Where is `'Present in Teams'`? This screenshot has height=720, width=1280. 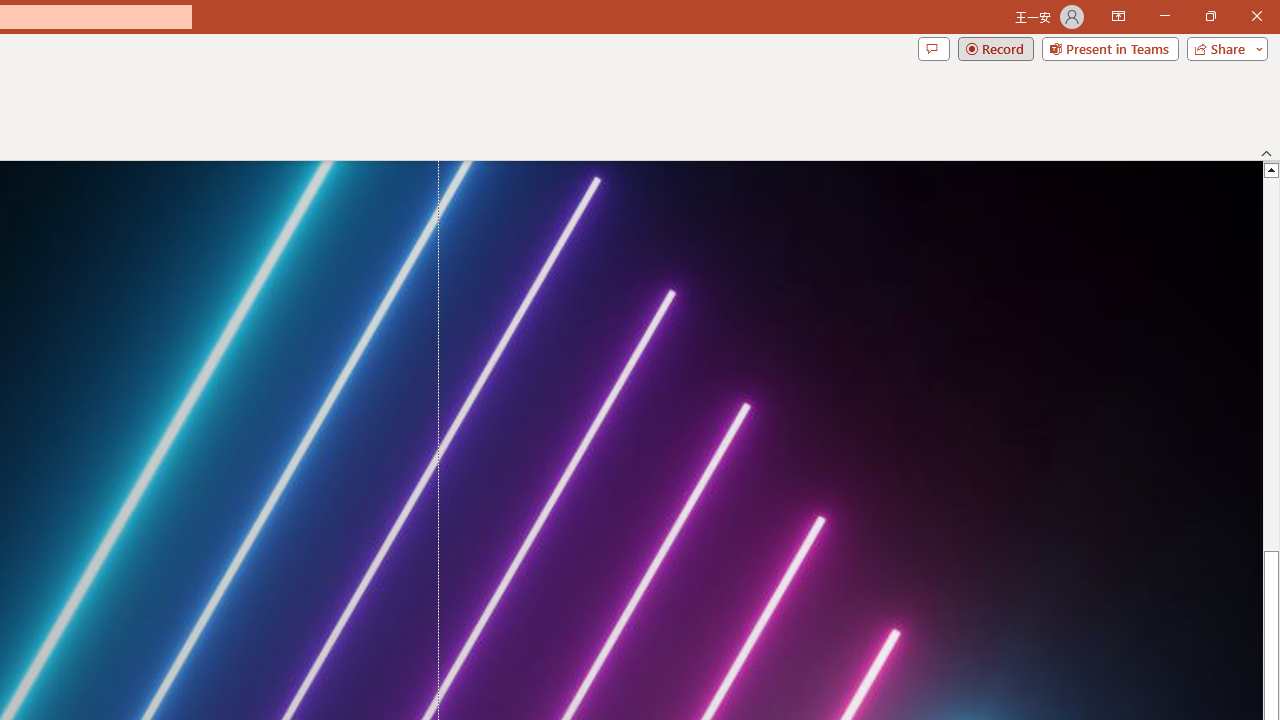 'Present in Teams' is located at coordinates (1109, 47).